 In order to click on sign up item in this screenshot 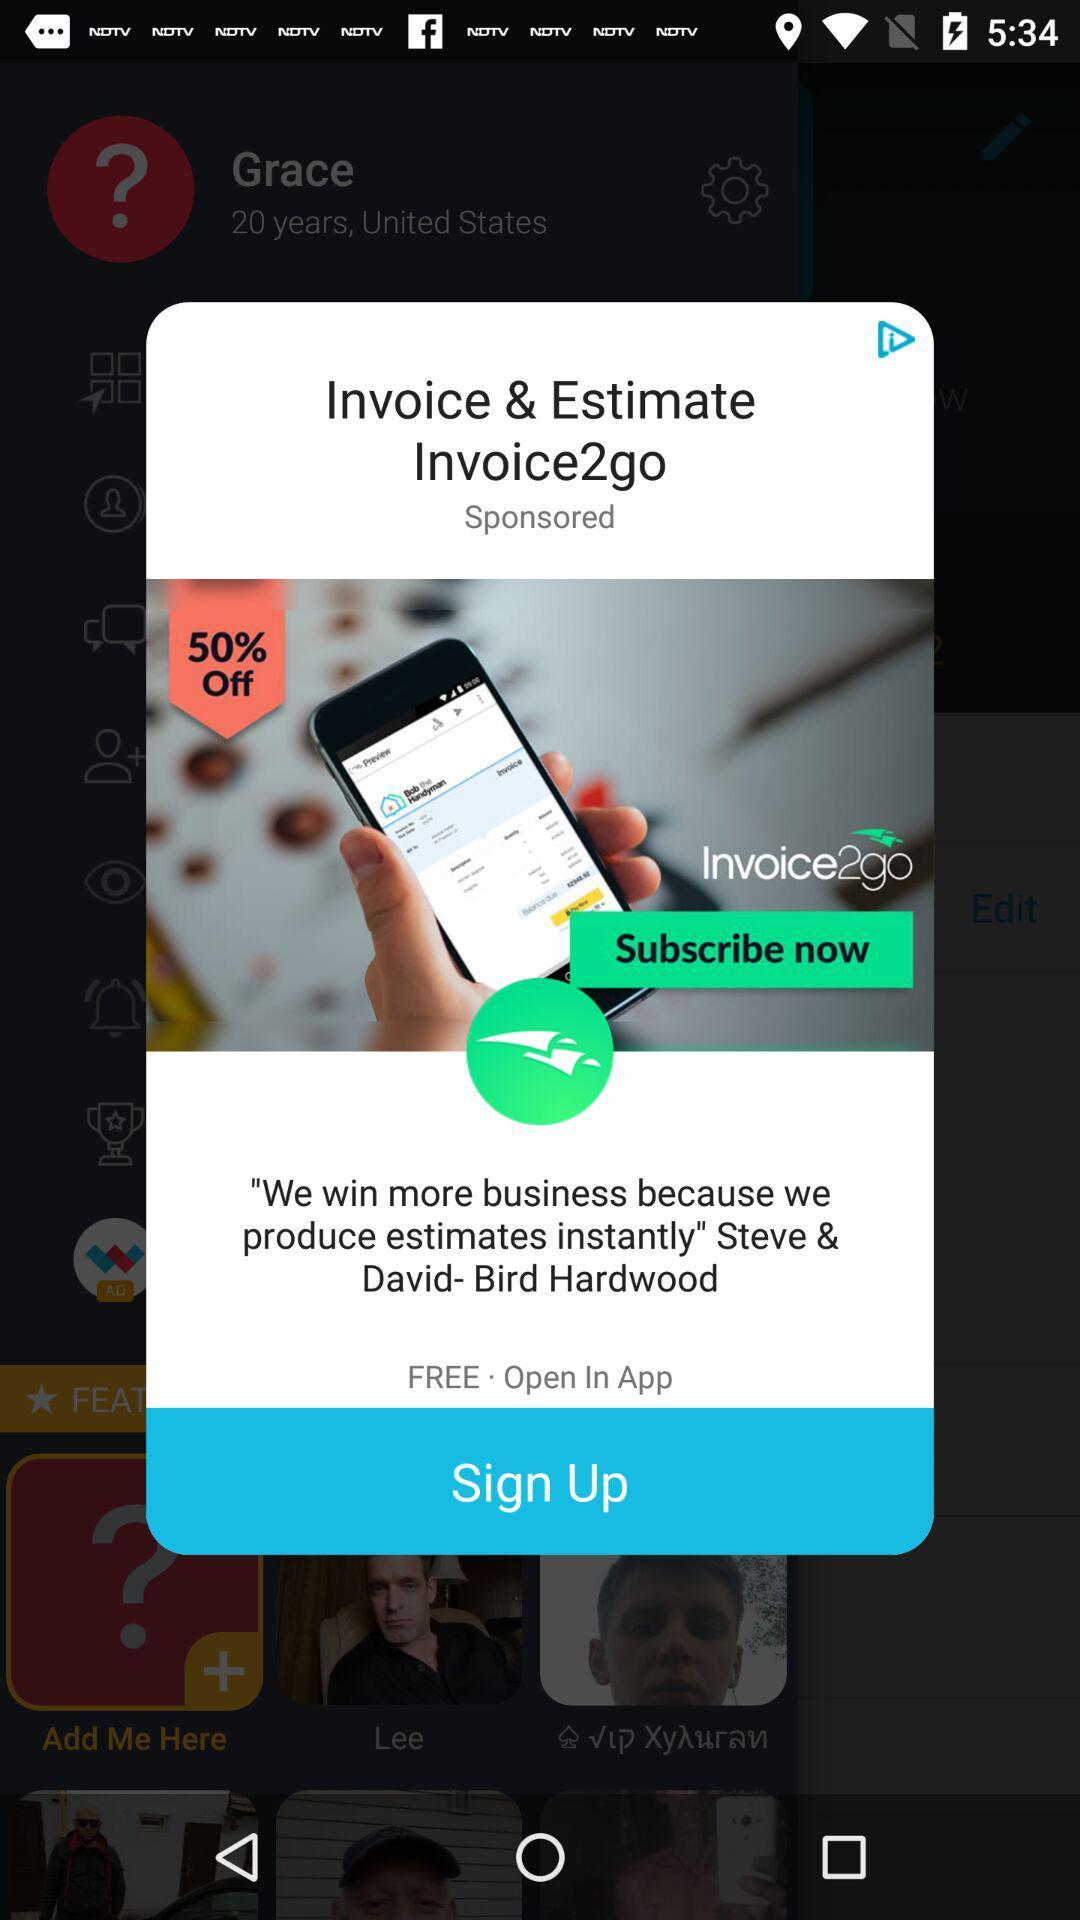, I will do `click(540, 1481)`.